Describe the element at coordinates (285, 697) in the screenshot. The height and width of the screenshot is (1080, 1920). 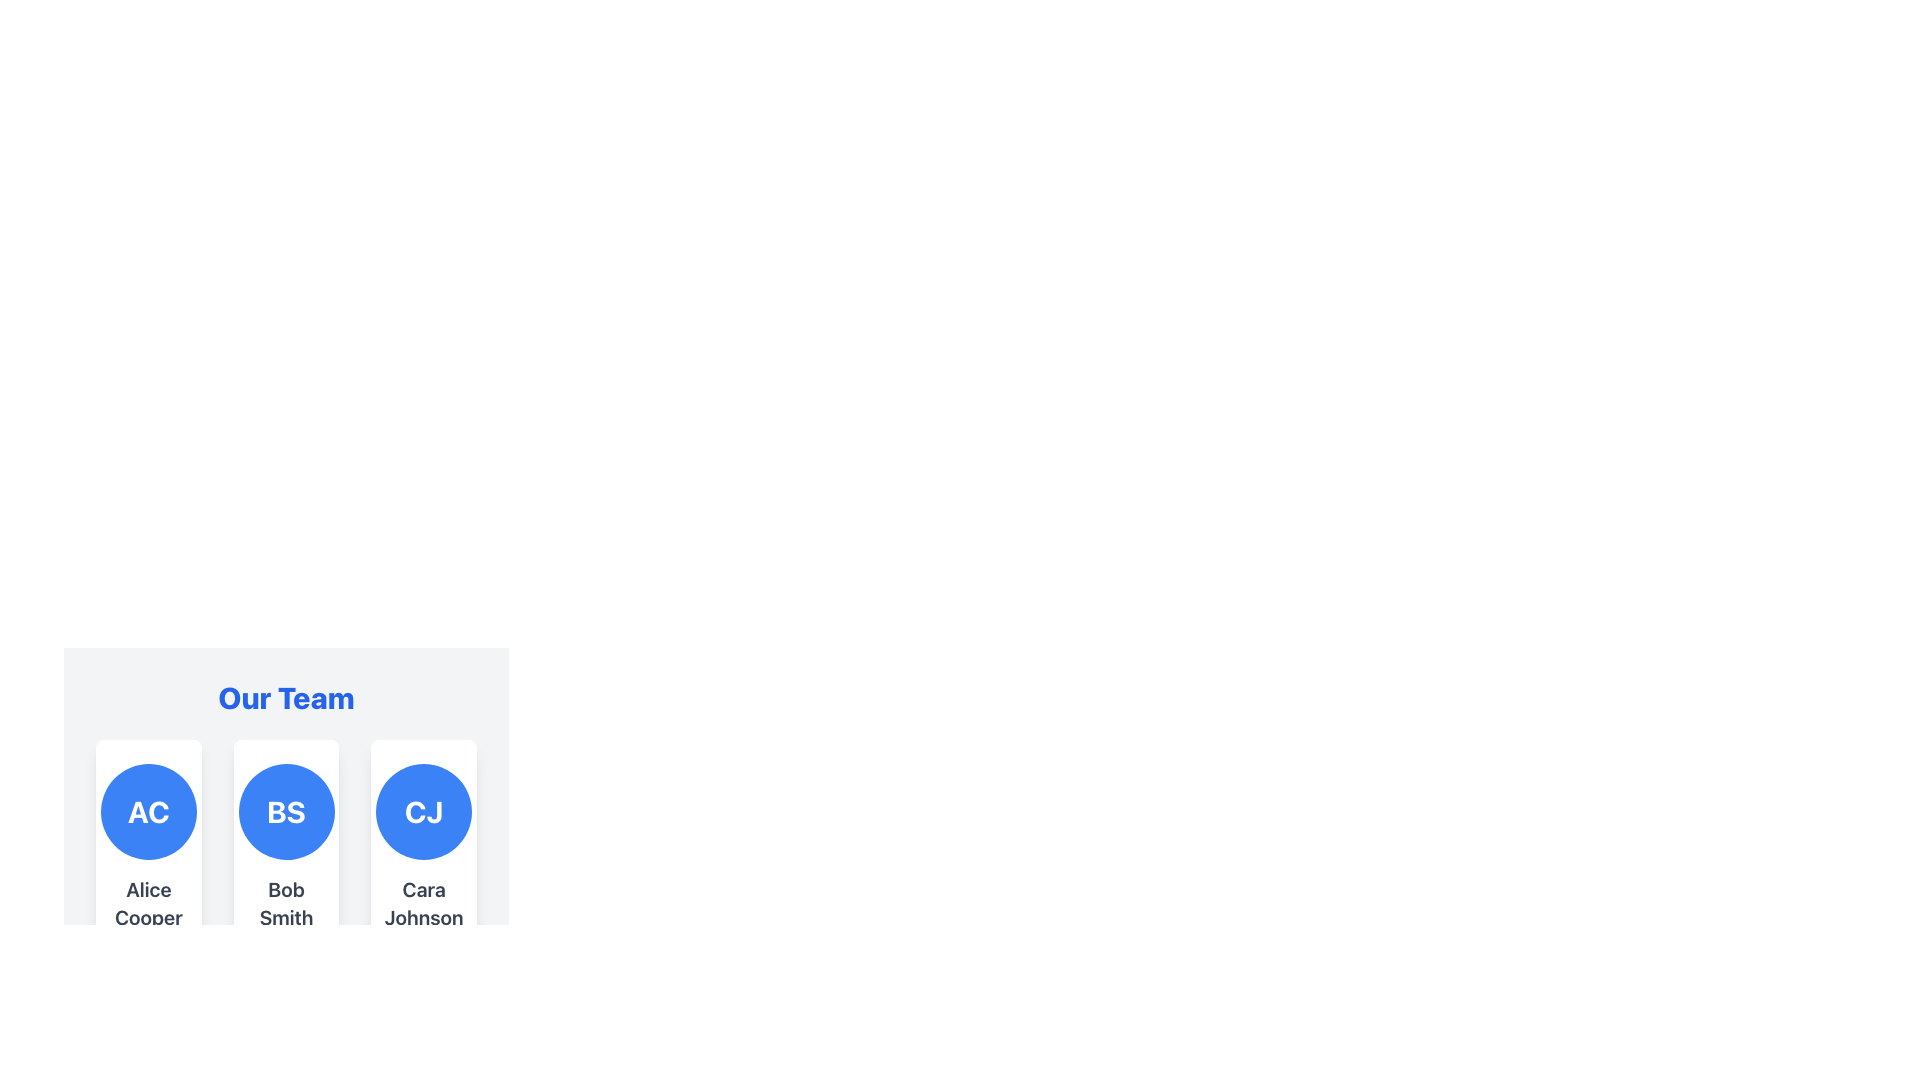
I see `the static text element that serves as a header for the team overview section, indicating the content below relates to team members` at that location.